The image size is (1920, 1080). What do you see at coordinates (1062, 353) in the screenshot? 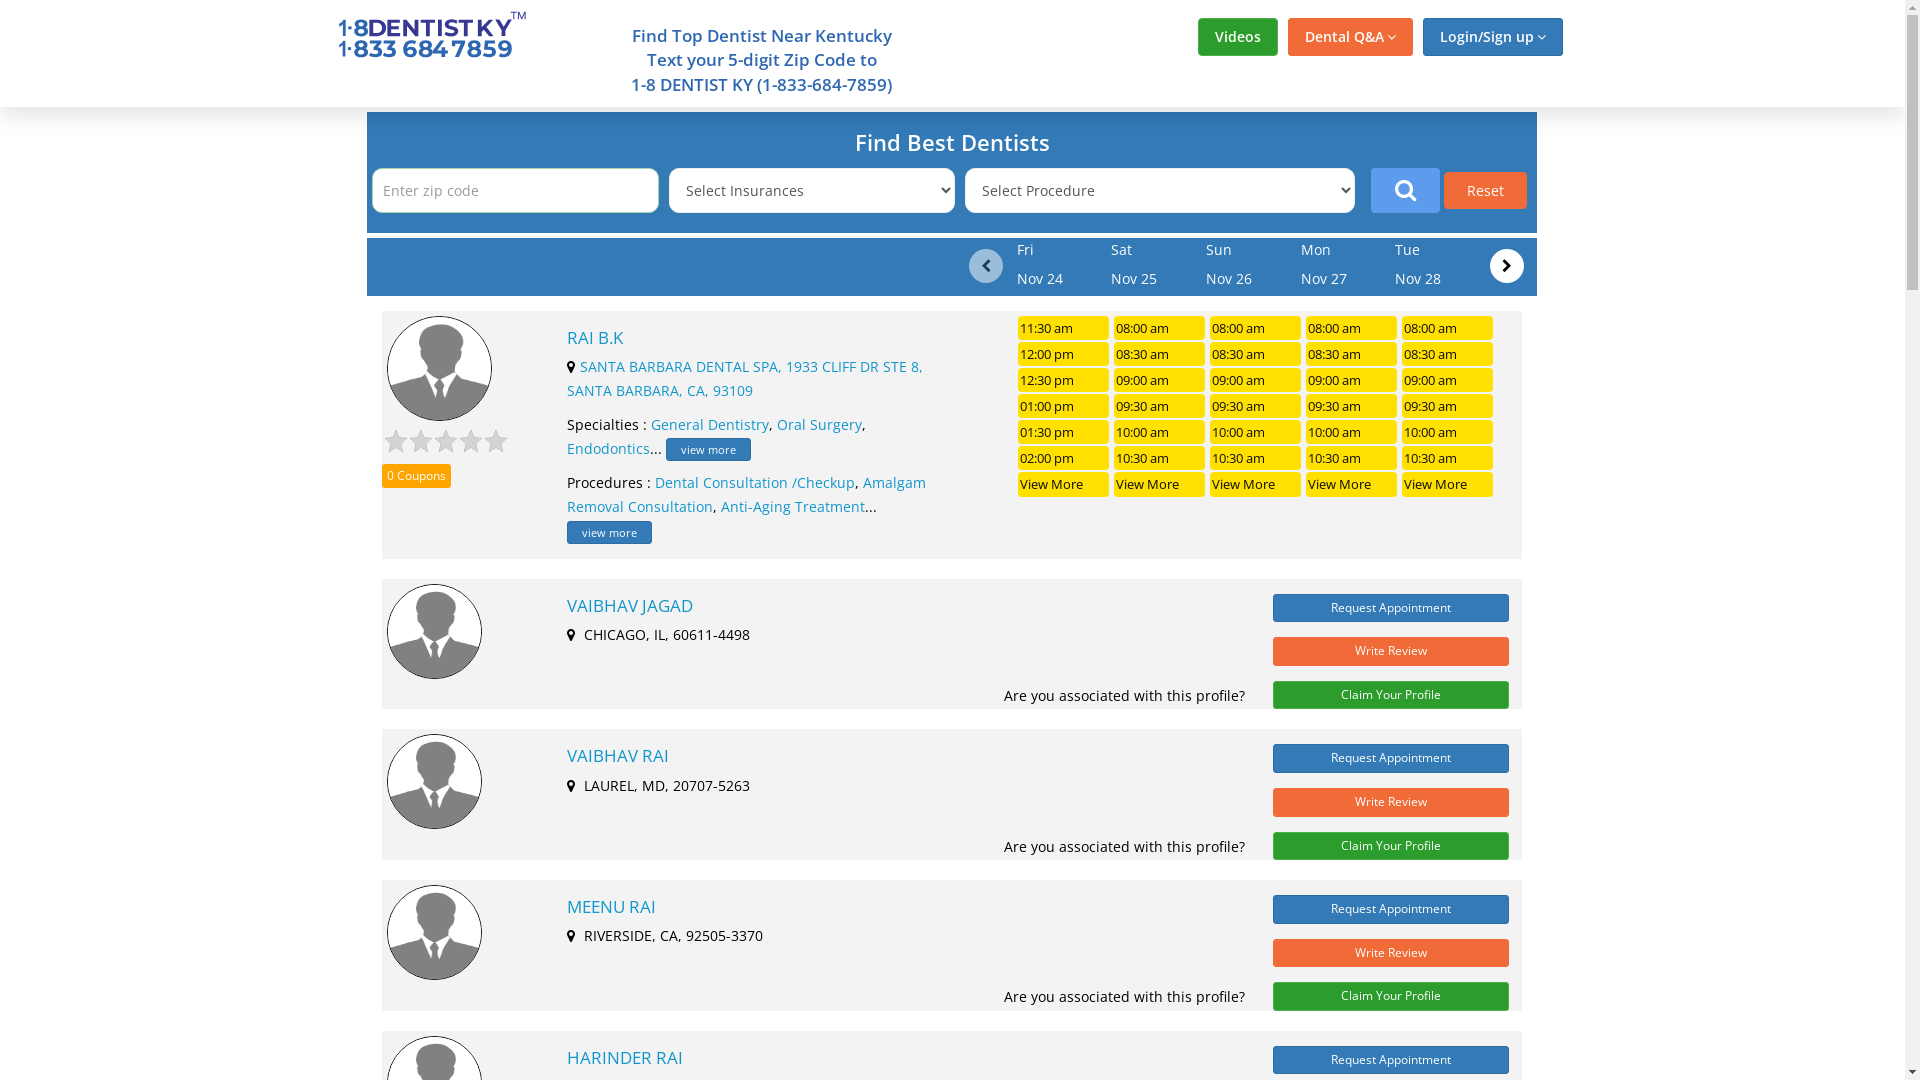
I see `'12:00 pm'` at bounding box center [1062, 353].